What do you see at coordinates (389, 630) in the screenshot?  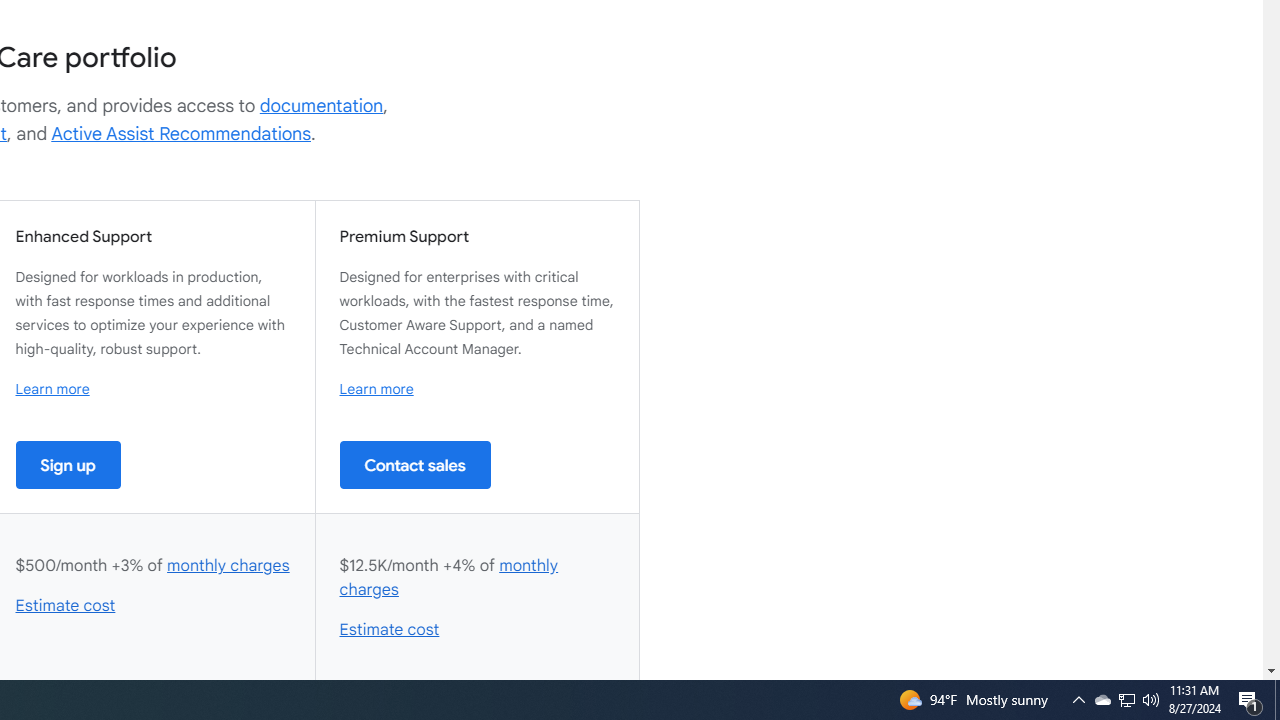 I see `'Estimate cost'` at bounding box center [389, 630].